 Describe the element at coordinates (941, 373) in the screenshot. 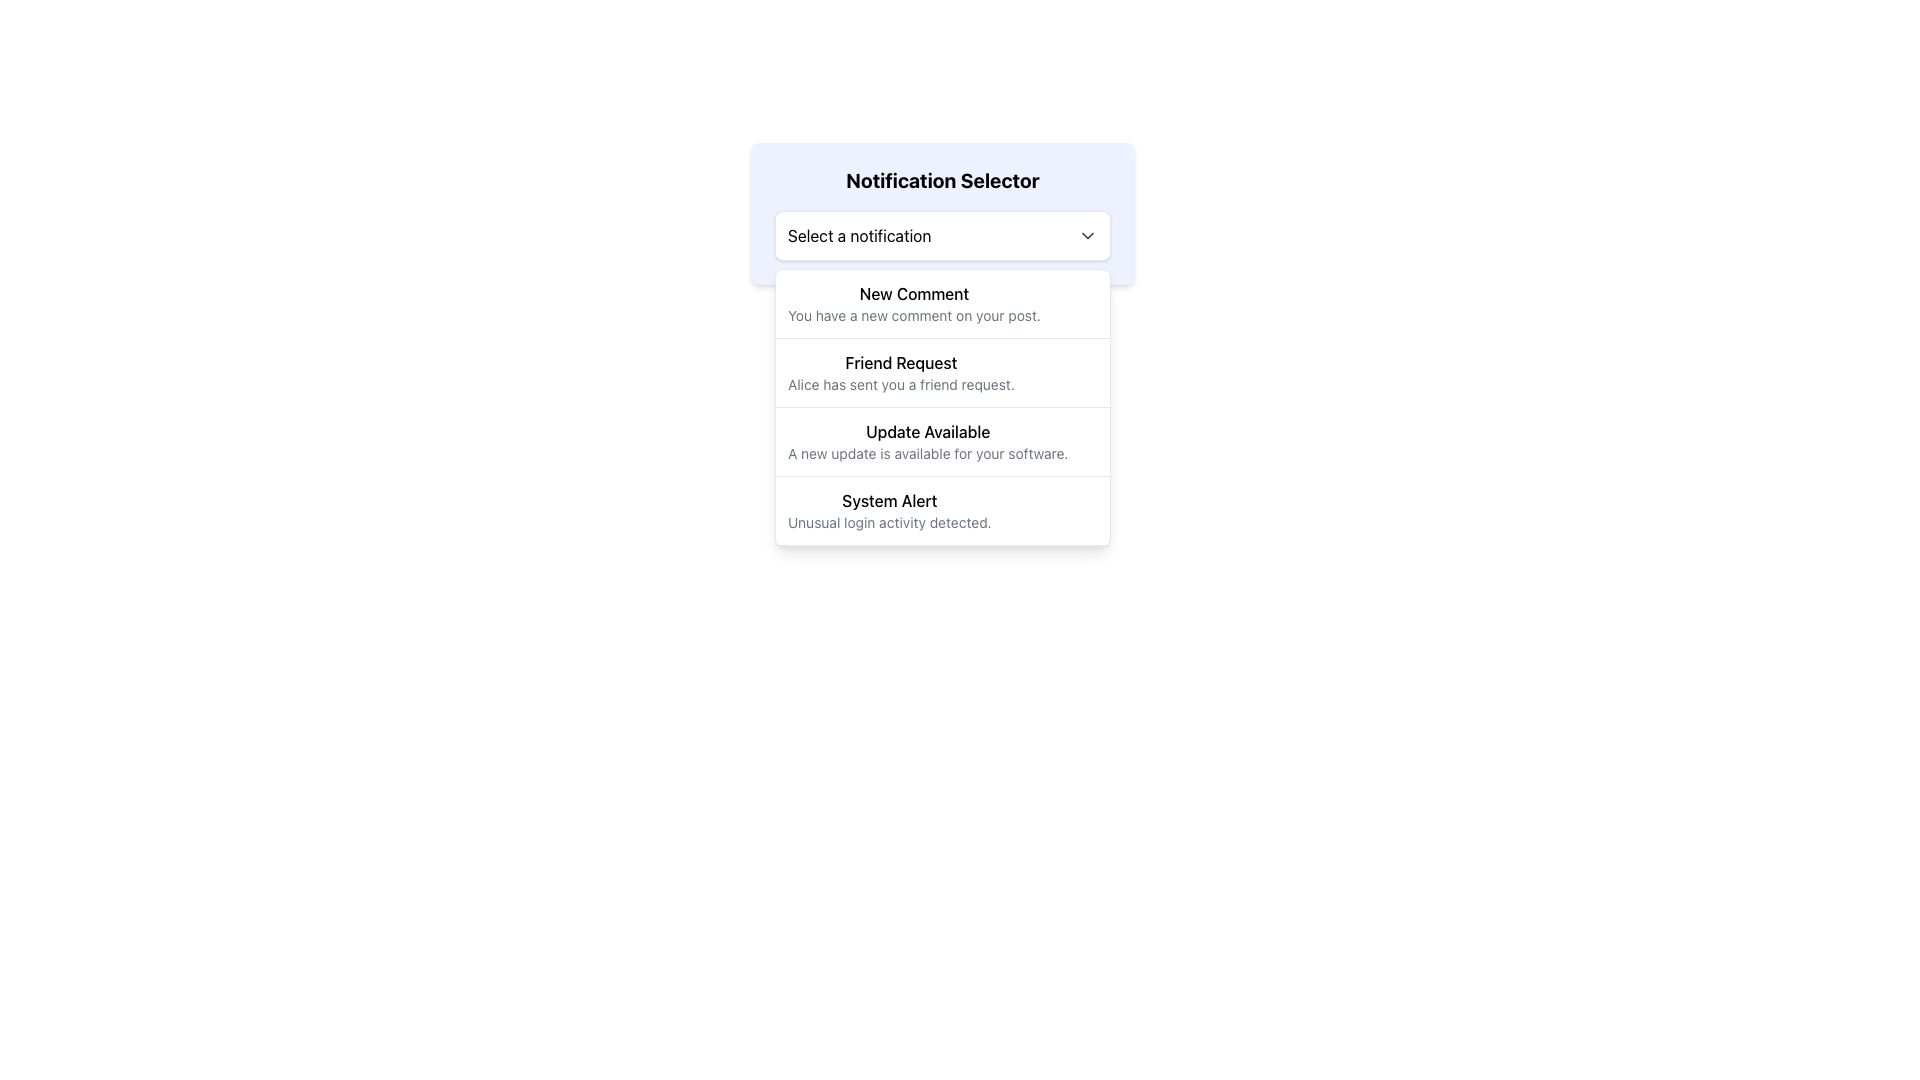

I see `the second notification entry in the list` at that location.